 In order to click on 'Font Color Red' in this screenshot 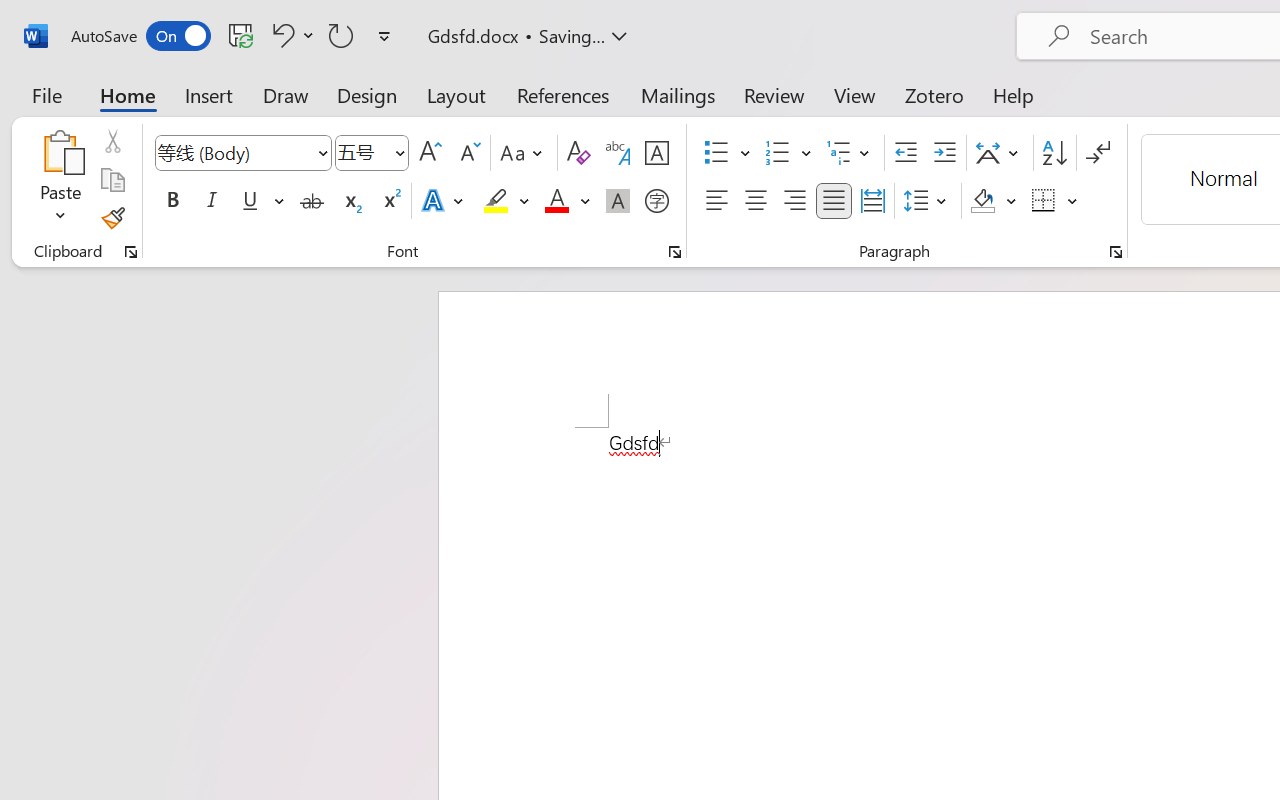, I will do `click(556, 201)`.